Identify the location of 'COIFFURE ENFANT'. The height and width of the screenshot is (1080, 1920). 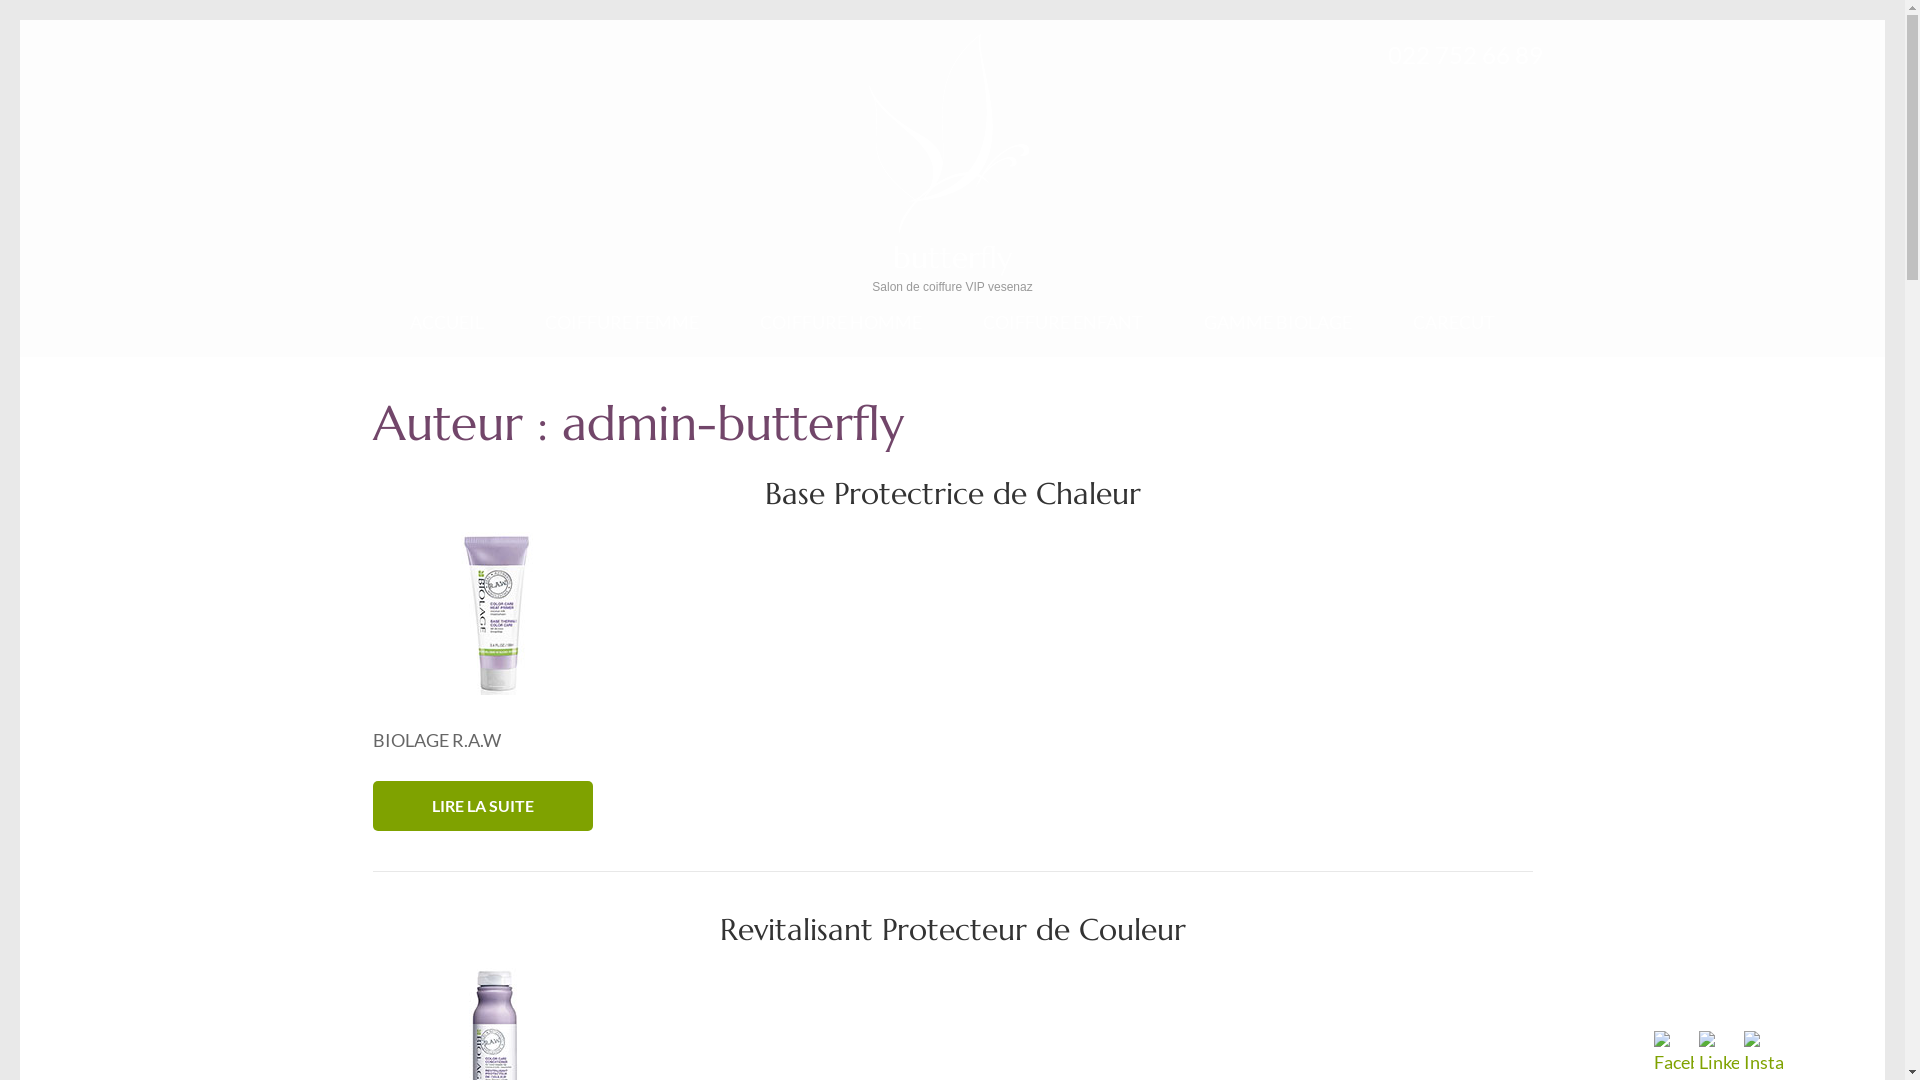
(1061, 333).